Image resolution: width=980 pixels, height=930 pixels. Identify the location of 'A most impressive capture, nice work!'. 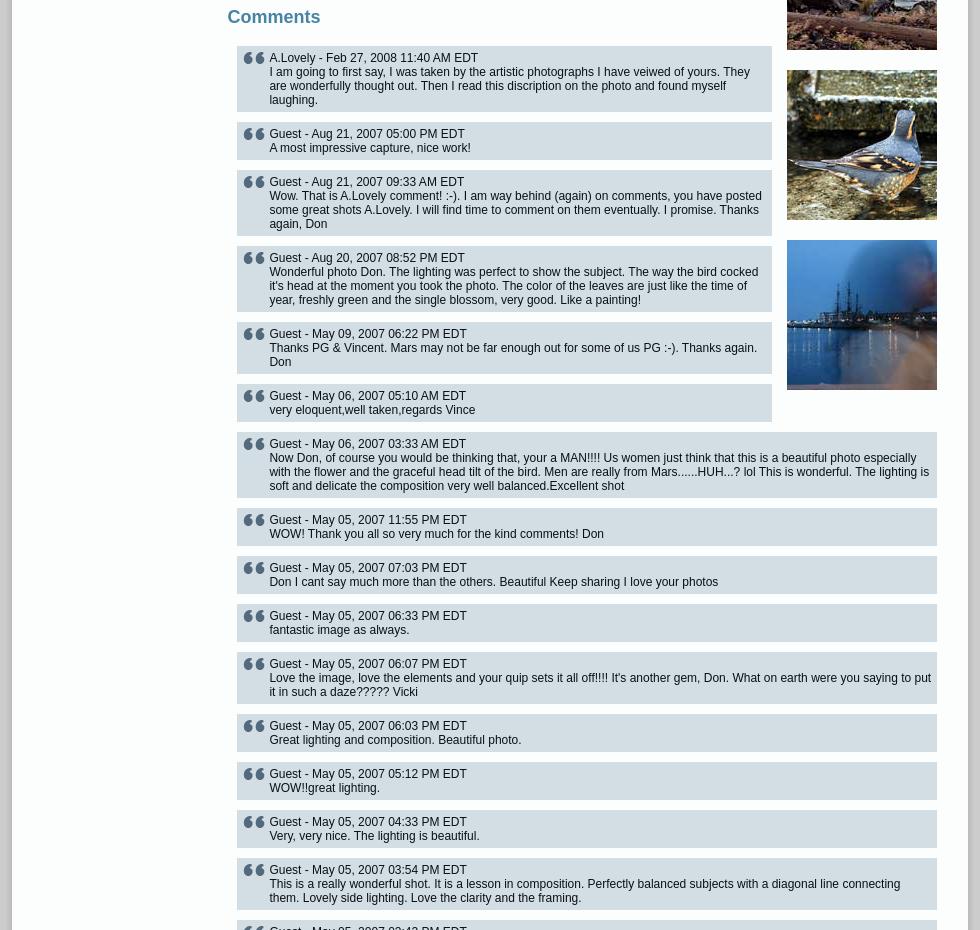
(369, 147).